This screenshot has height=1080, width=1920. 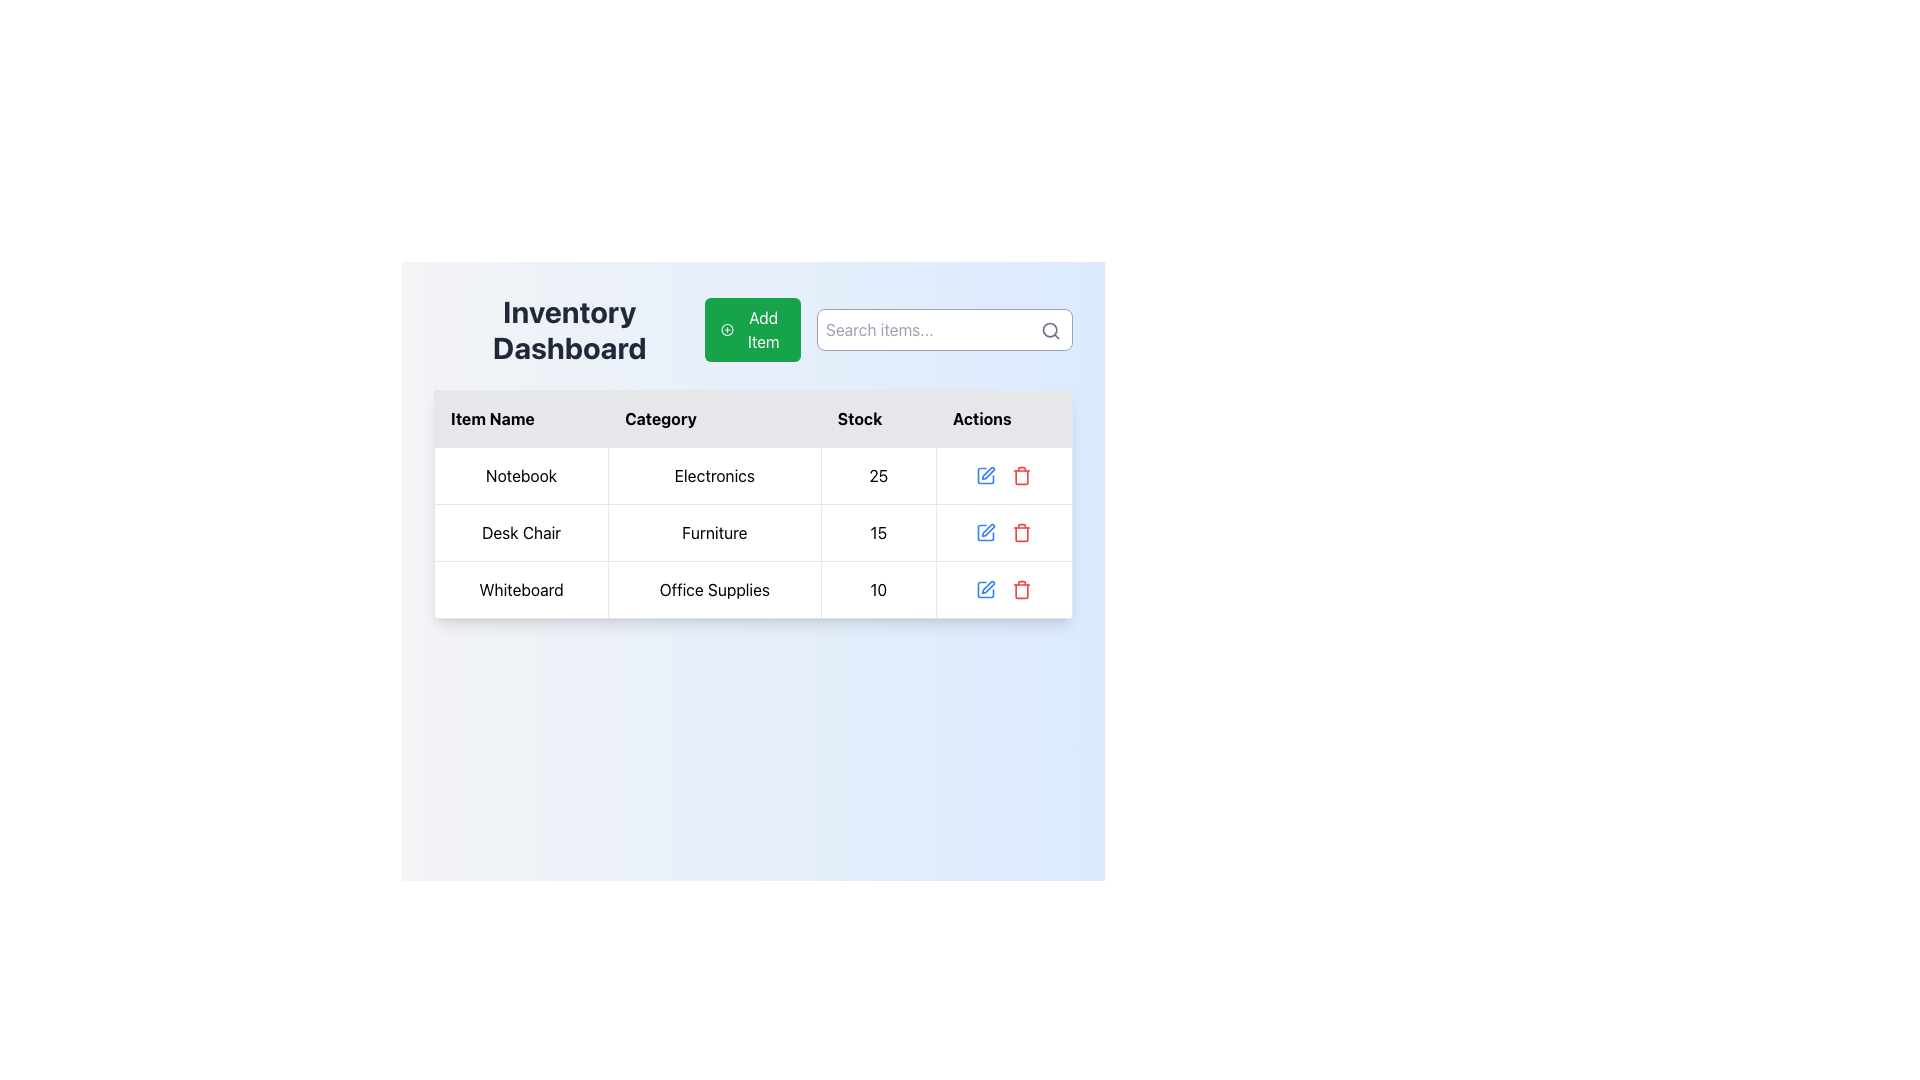 What do you see at coordinates (714, 531) in the screenshot?
I see `the text block reading 'Furniture' located in the 'Category' column of the data table, which has a centered alignment and is surrounded by a border` at bounding box center [714, 531].